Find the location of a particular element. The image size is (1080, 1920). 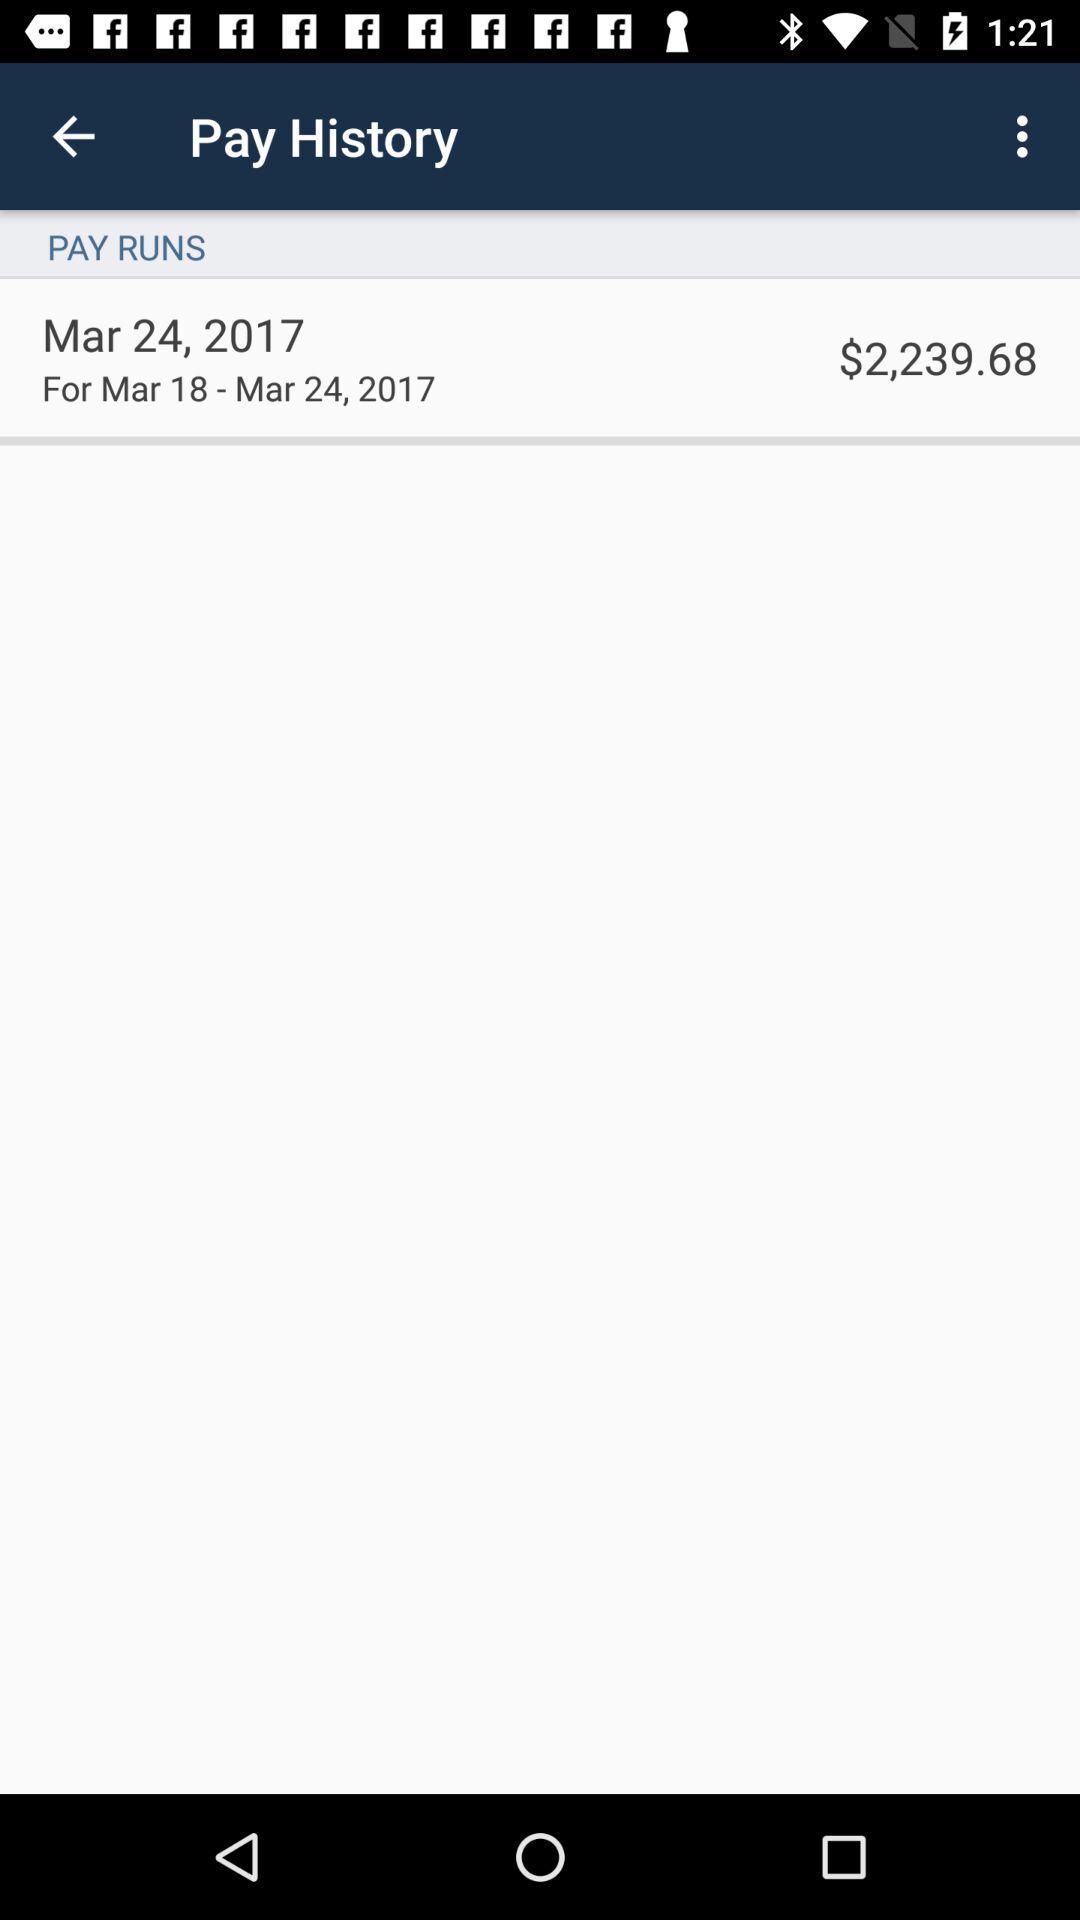

the item to the left of $2,239.68 icon is located at coordinates (237, 387).